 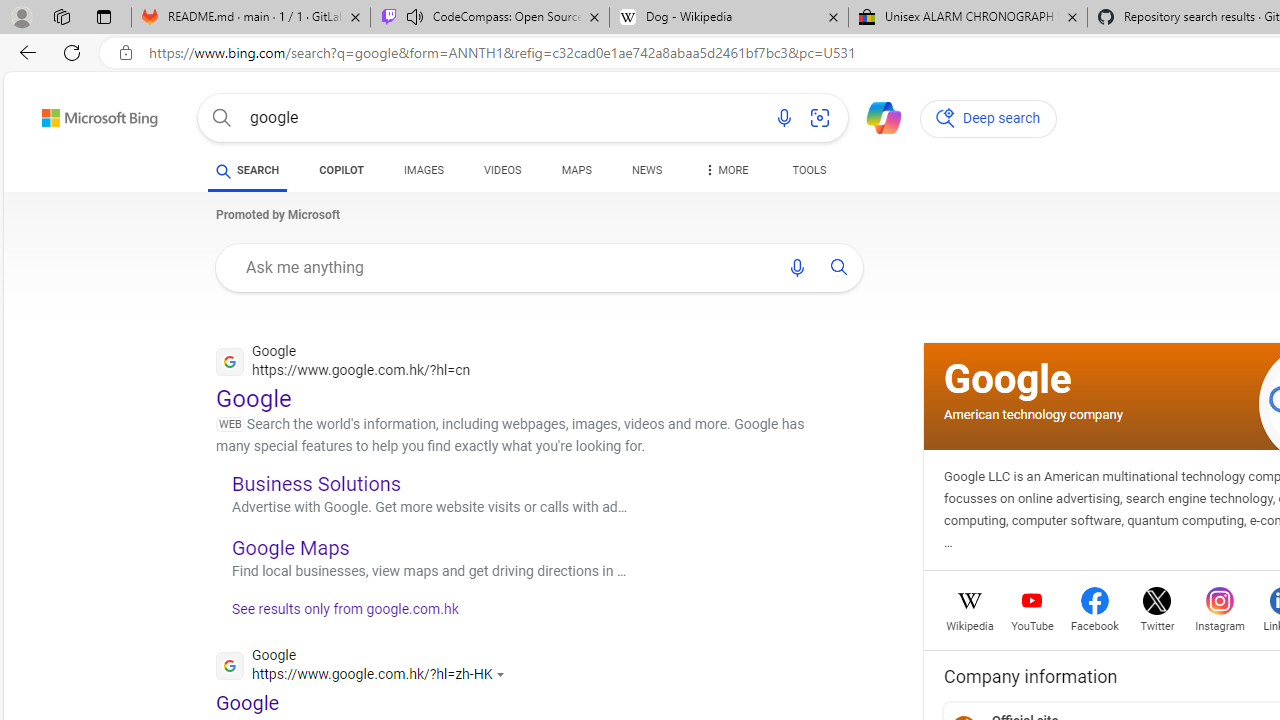 I want to click on 'Business Solutions', so click(x=315, y=483).